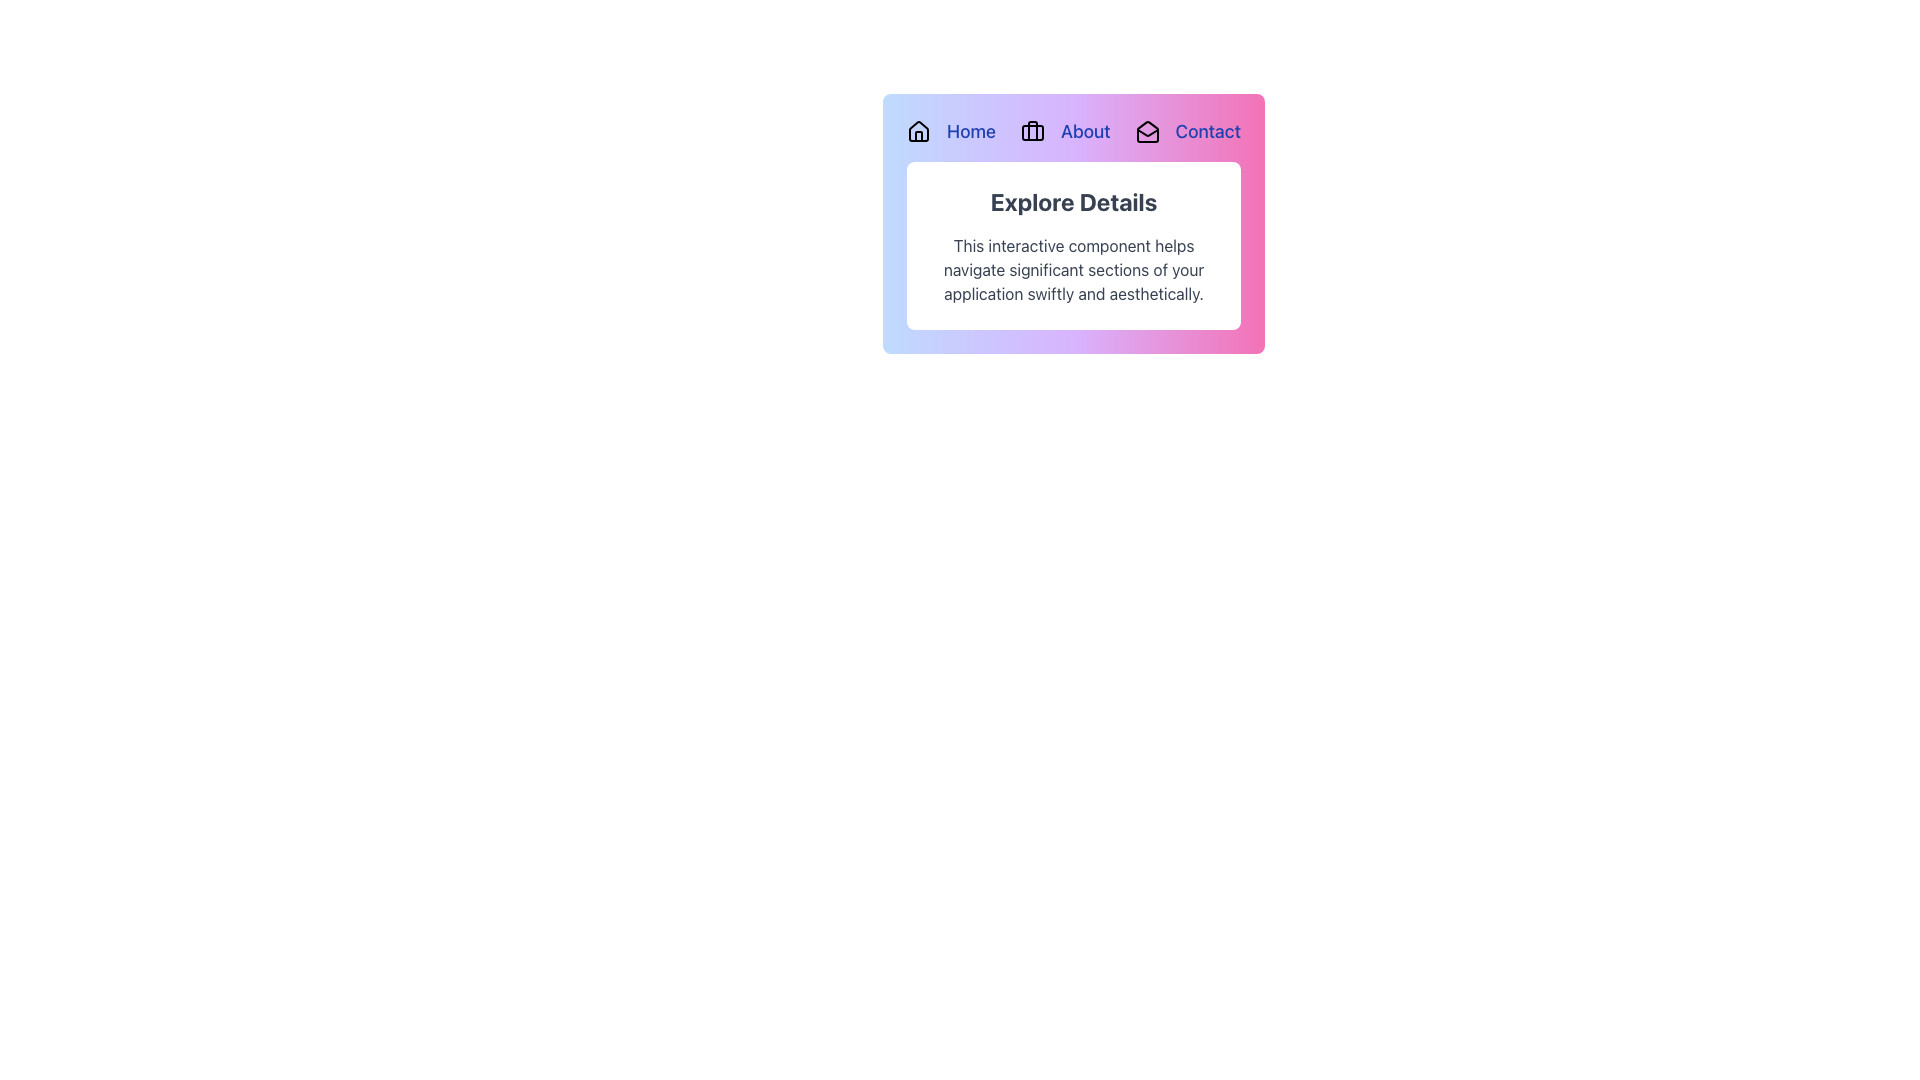 The width and height of the screenshot is (1920, 1080). What do you see at coordinates (950, 131) in the screenshot?
I see `the first hyperlink in the navigation bar at the top of the card layout` at bounding box center [950, 131].